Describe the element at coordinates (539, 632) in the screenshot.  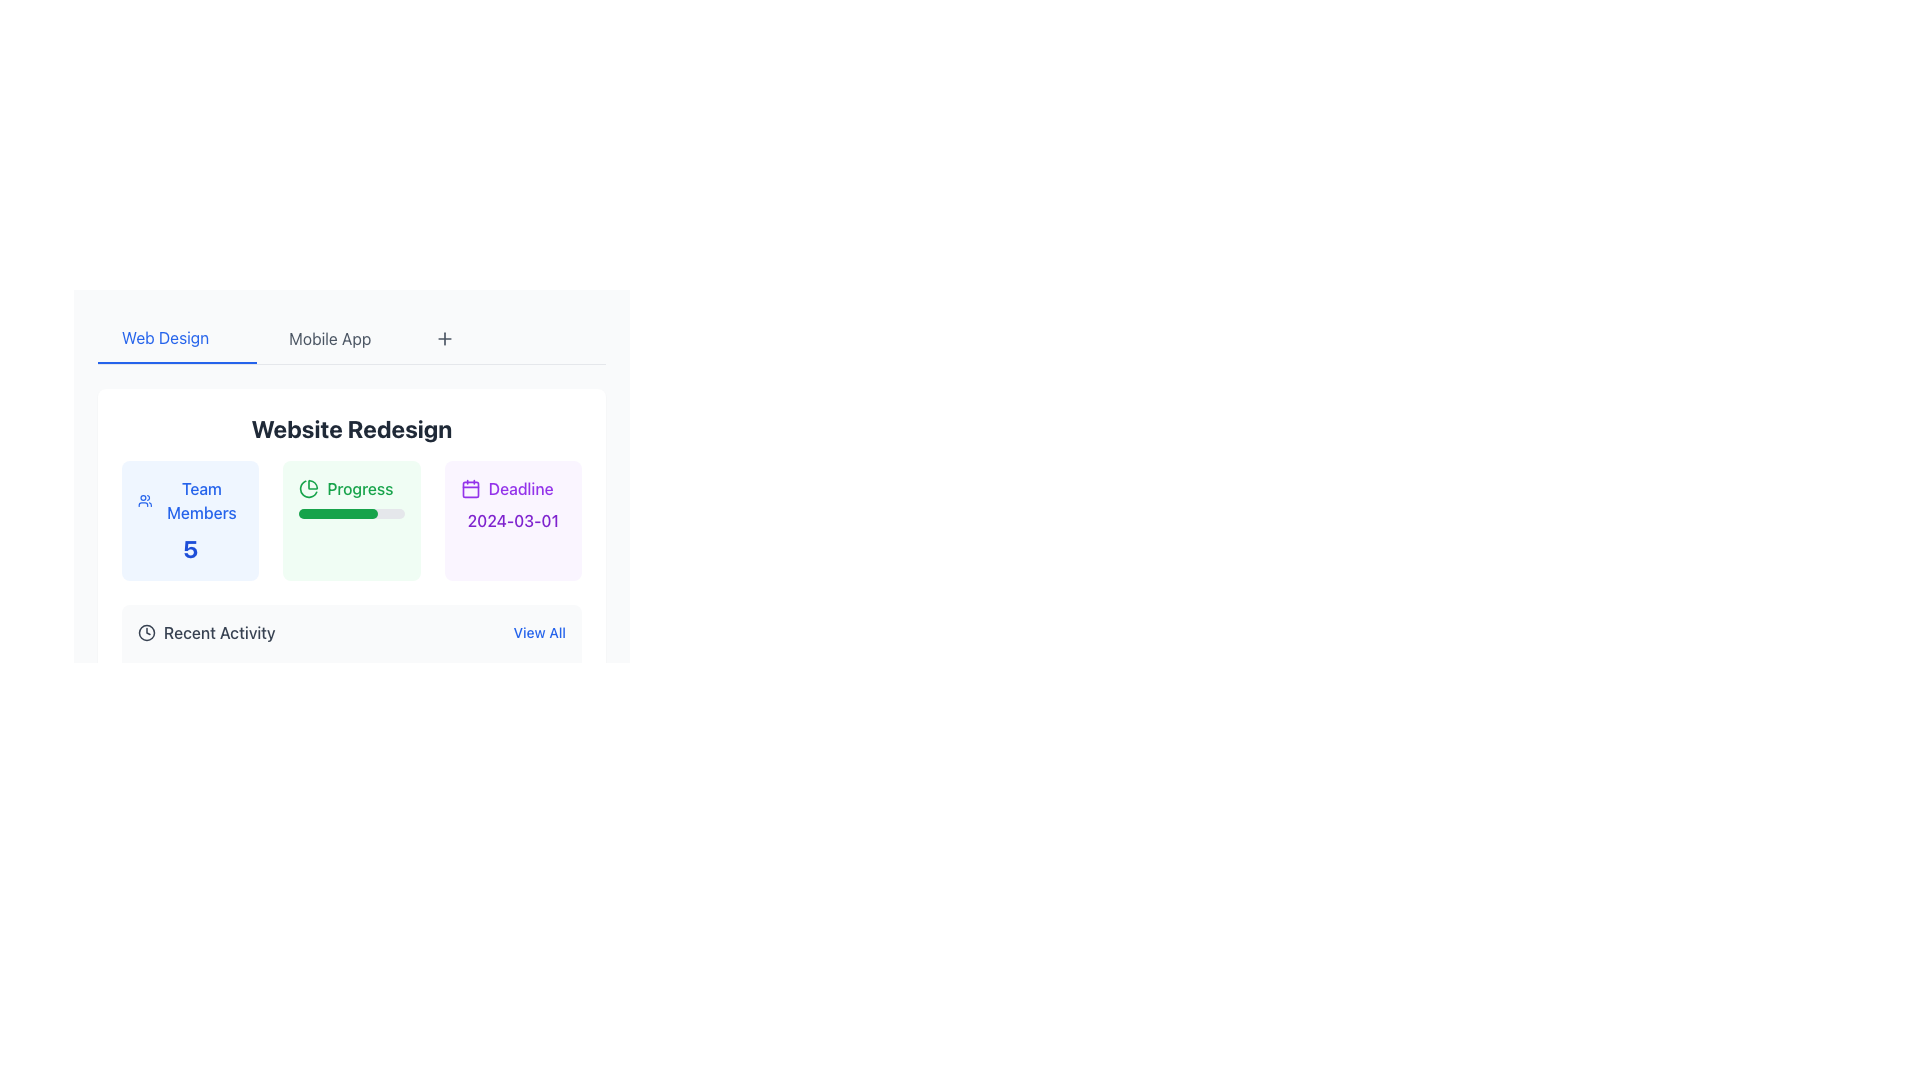
I see `the Text button located at the far right of the 'Recent Activity' section` at that location.